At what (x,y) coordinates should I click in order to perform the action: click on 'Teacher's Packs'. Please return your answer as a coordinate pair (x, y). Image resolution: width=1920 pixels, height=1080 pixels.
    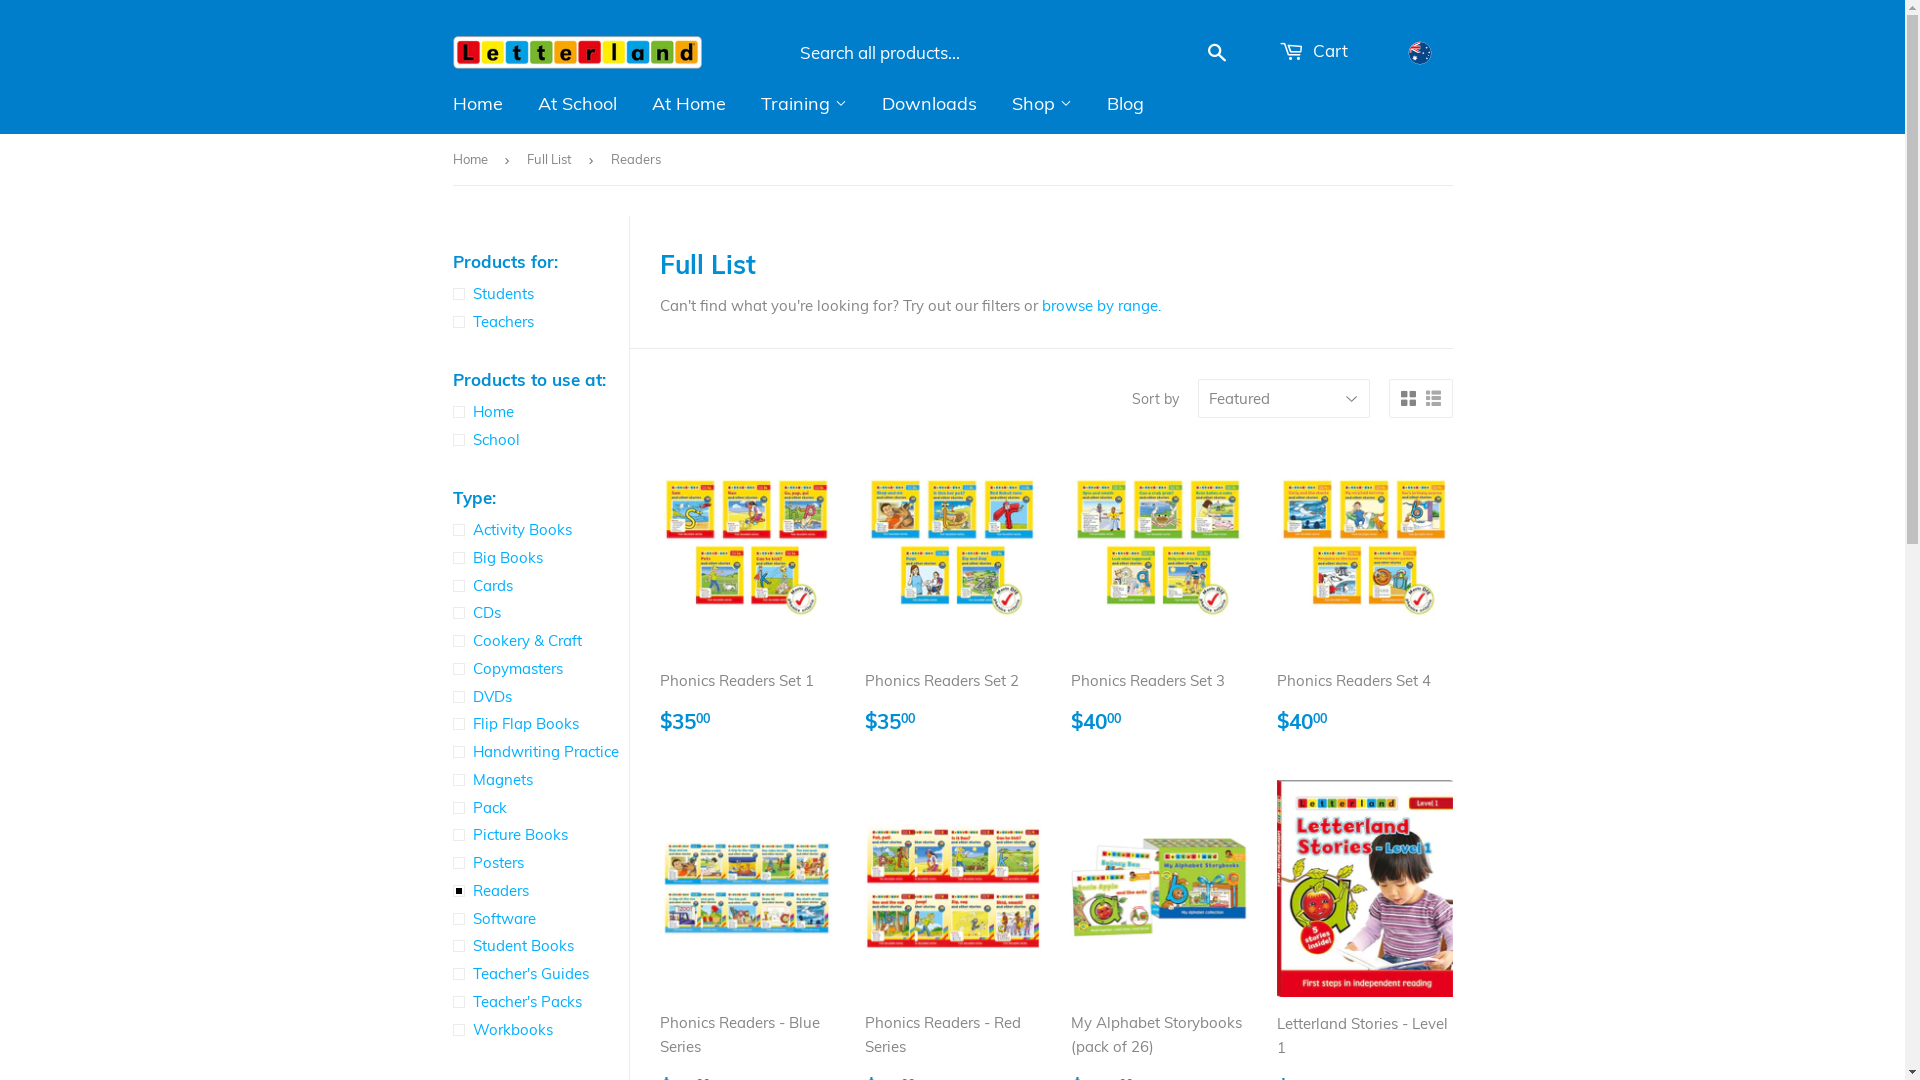
    Looking at the image, I should click on (539, 1002).